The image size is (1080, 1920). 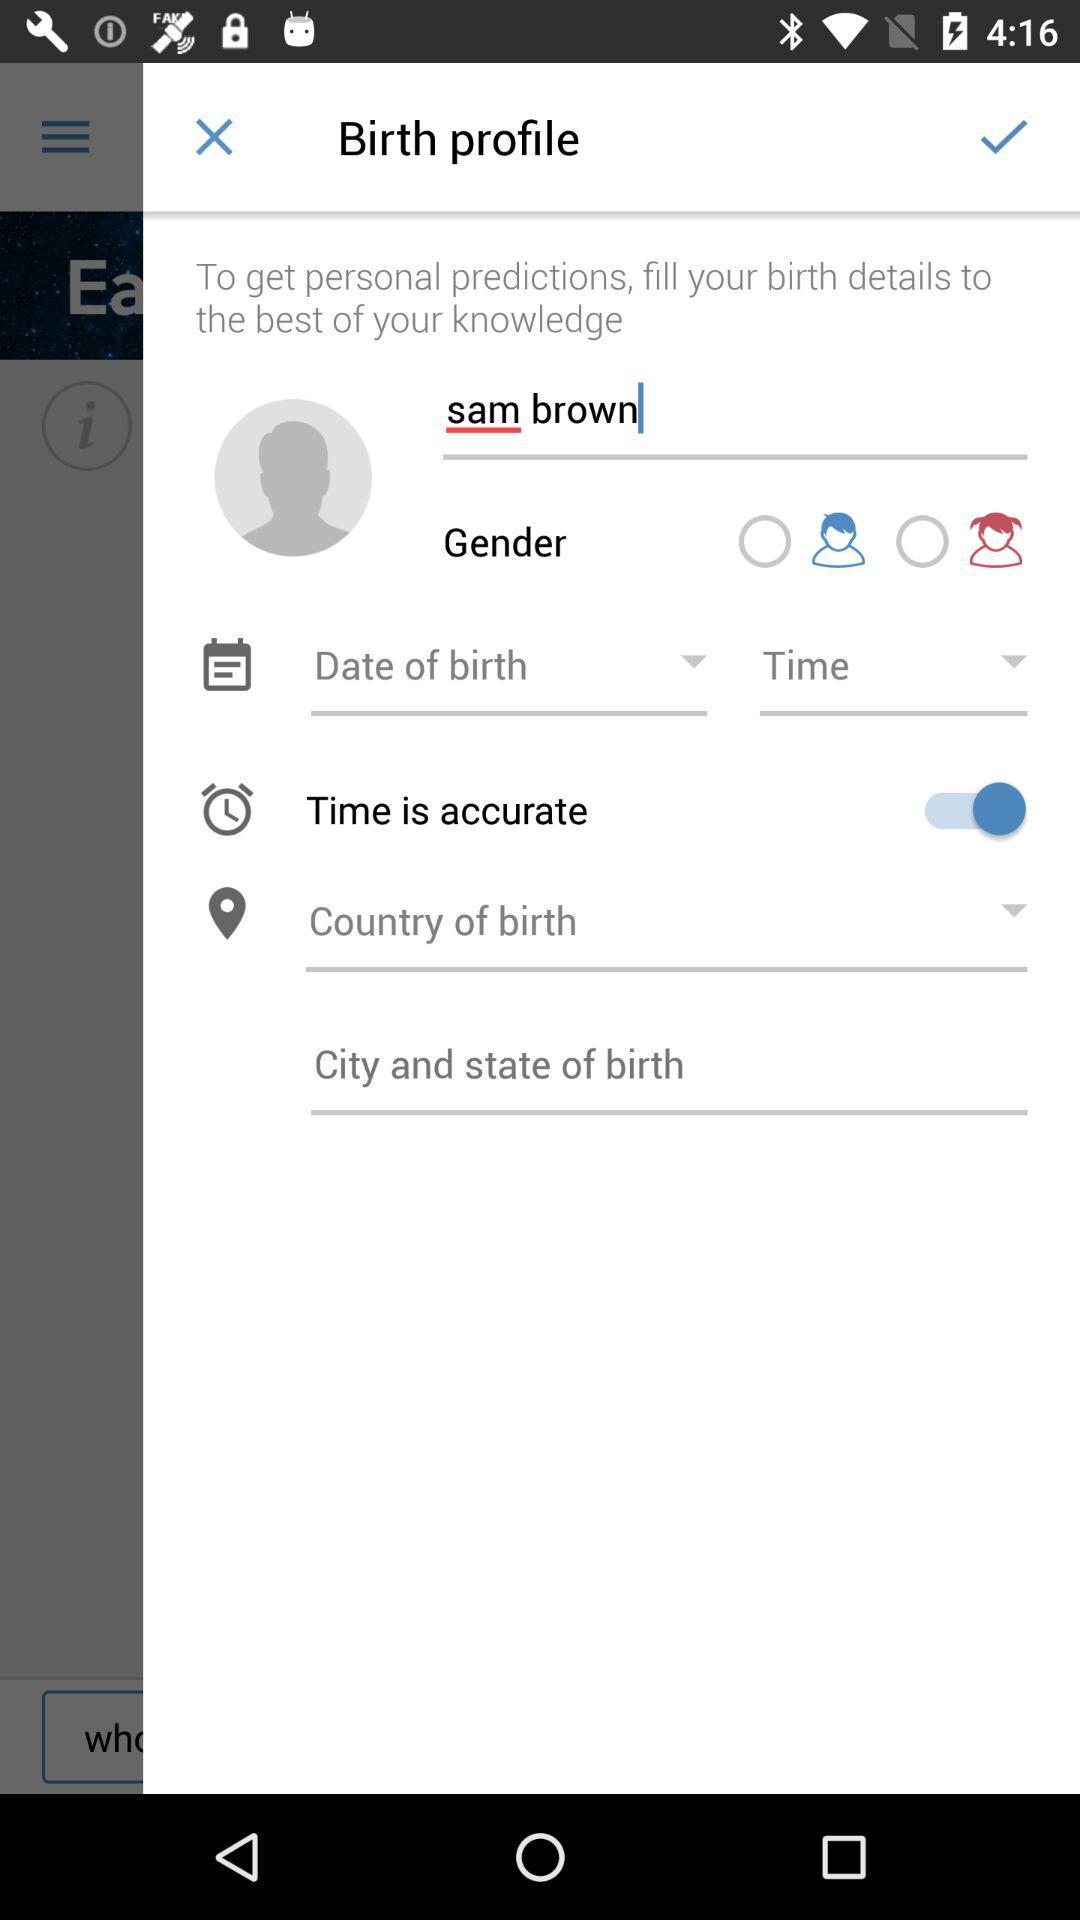 I want to click on accurate time button, so click(x=967, y=808).